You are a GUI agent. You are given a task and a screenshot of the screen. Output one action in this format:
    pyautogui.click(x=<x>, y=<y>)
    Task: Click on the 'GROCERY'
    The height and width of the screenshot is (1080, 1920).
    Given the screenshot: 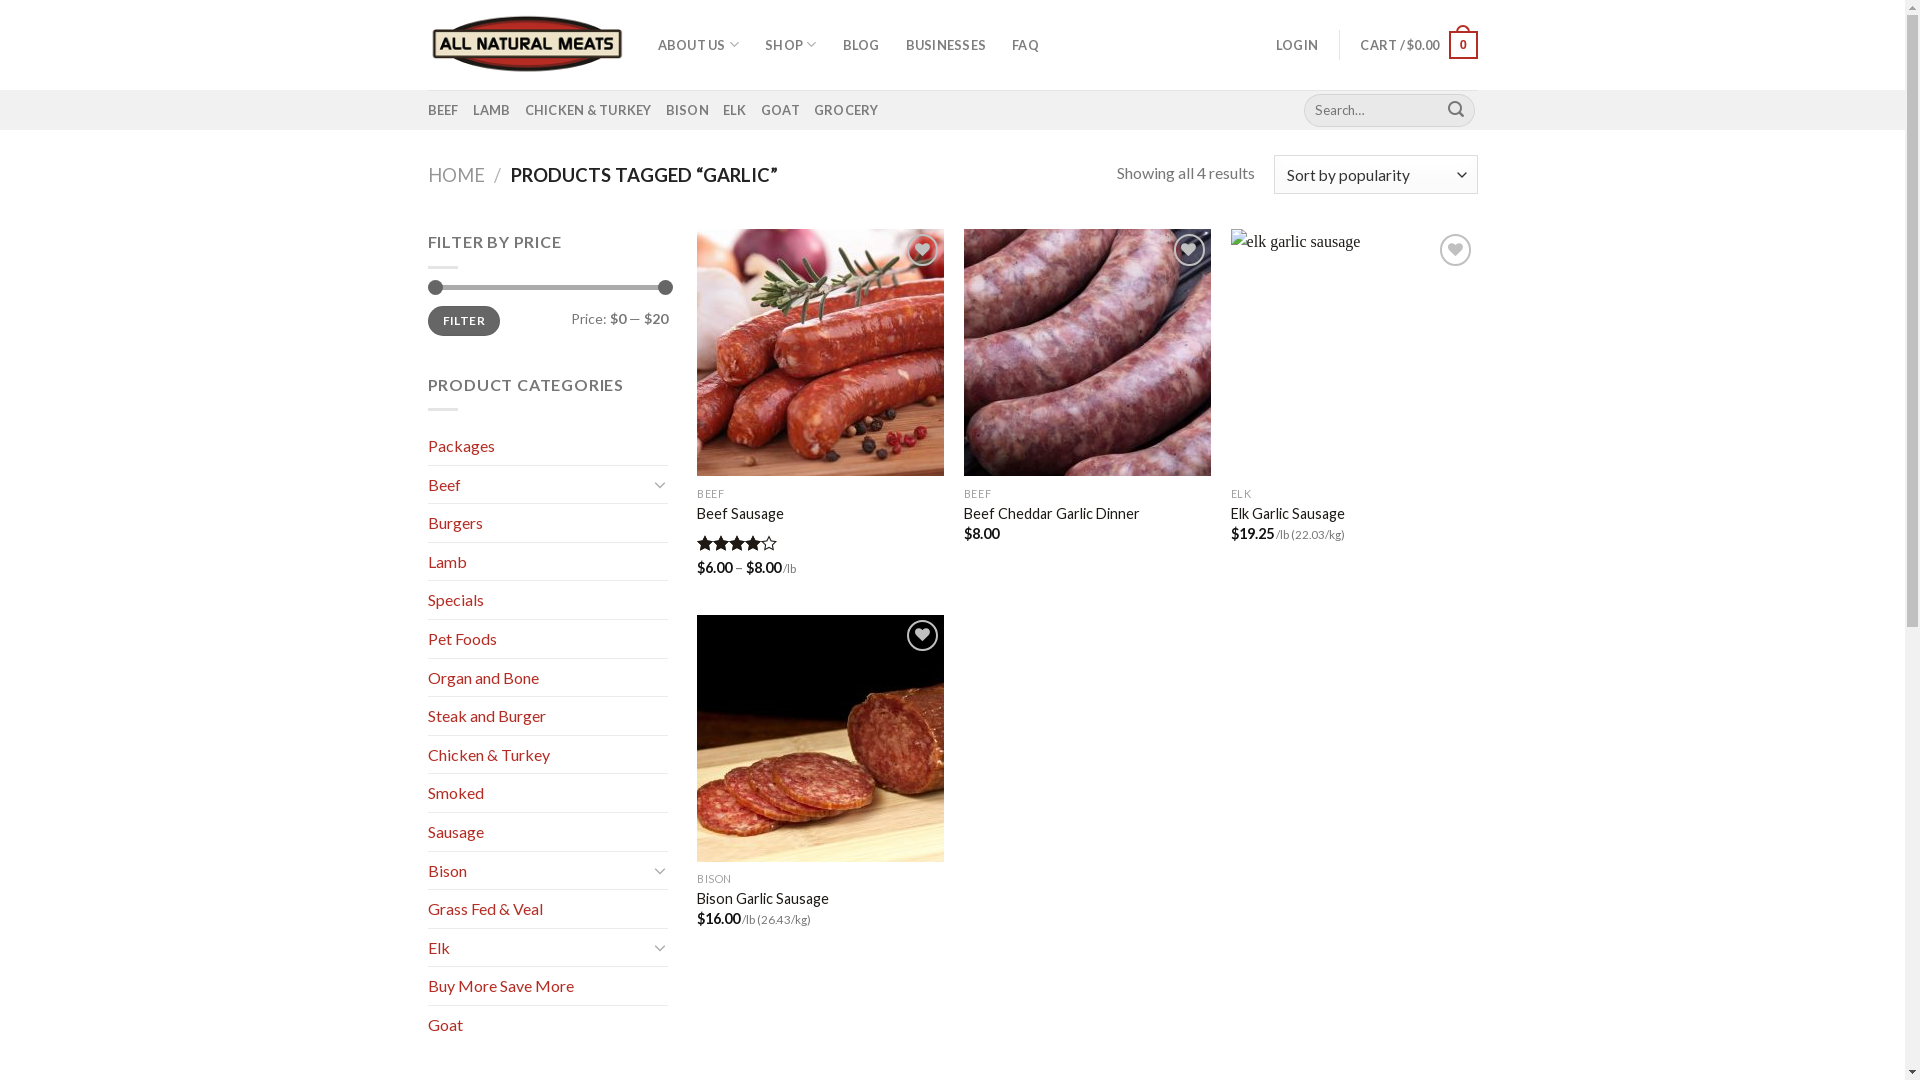 What is the action you would take?
    pyautogui.click(x=846, y=110)
    